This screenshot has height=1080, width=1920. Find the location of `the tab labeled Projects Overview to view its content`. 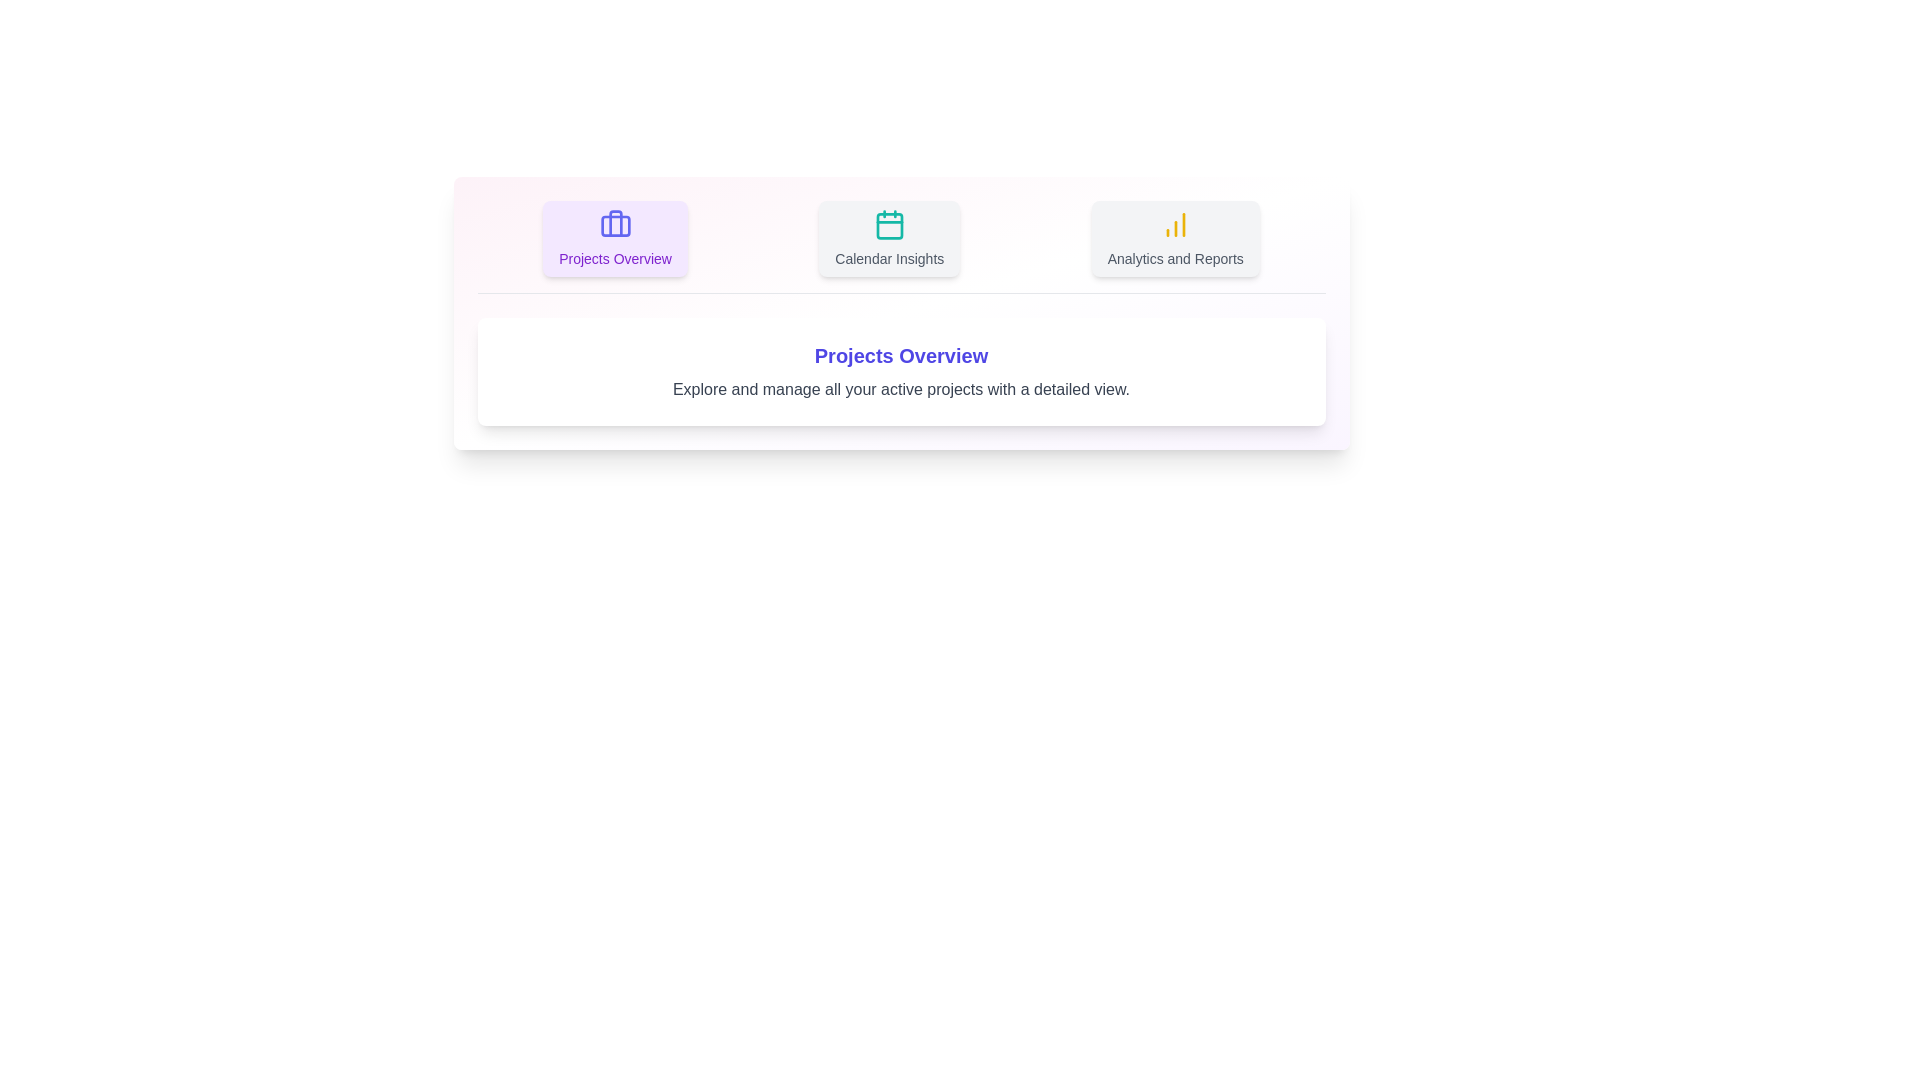

the tab labeled Projects Overview to view its content is located at coordinates (614, 238).